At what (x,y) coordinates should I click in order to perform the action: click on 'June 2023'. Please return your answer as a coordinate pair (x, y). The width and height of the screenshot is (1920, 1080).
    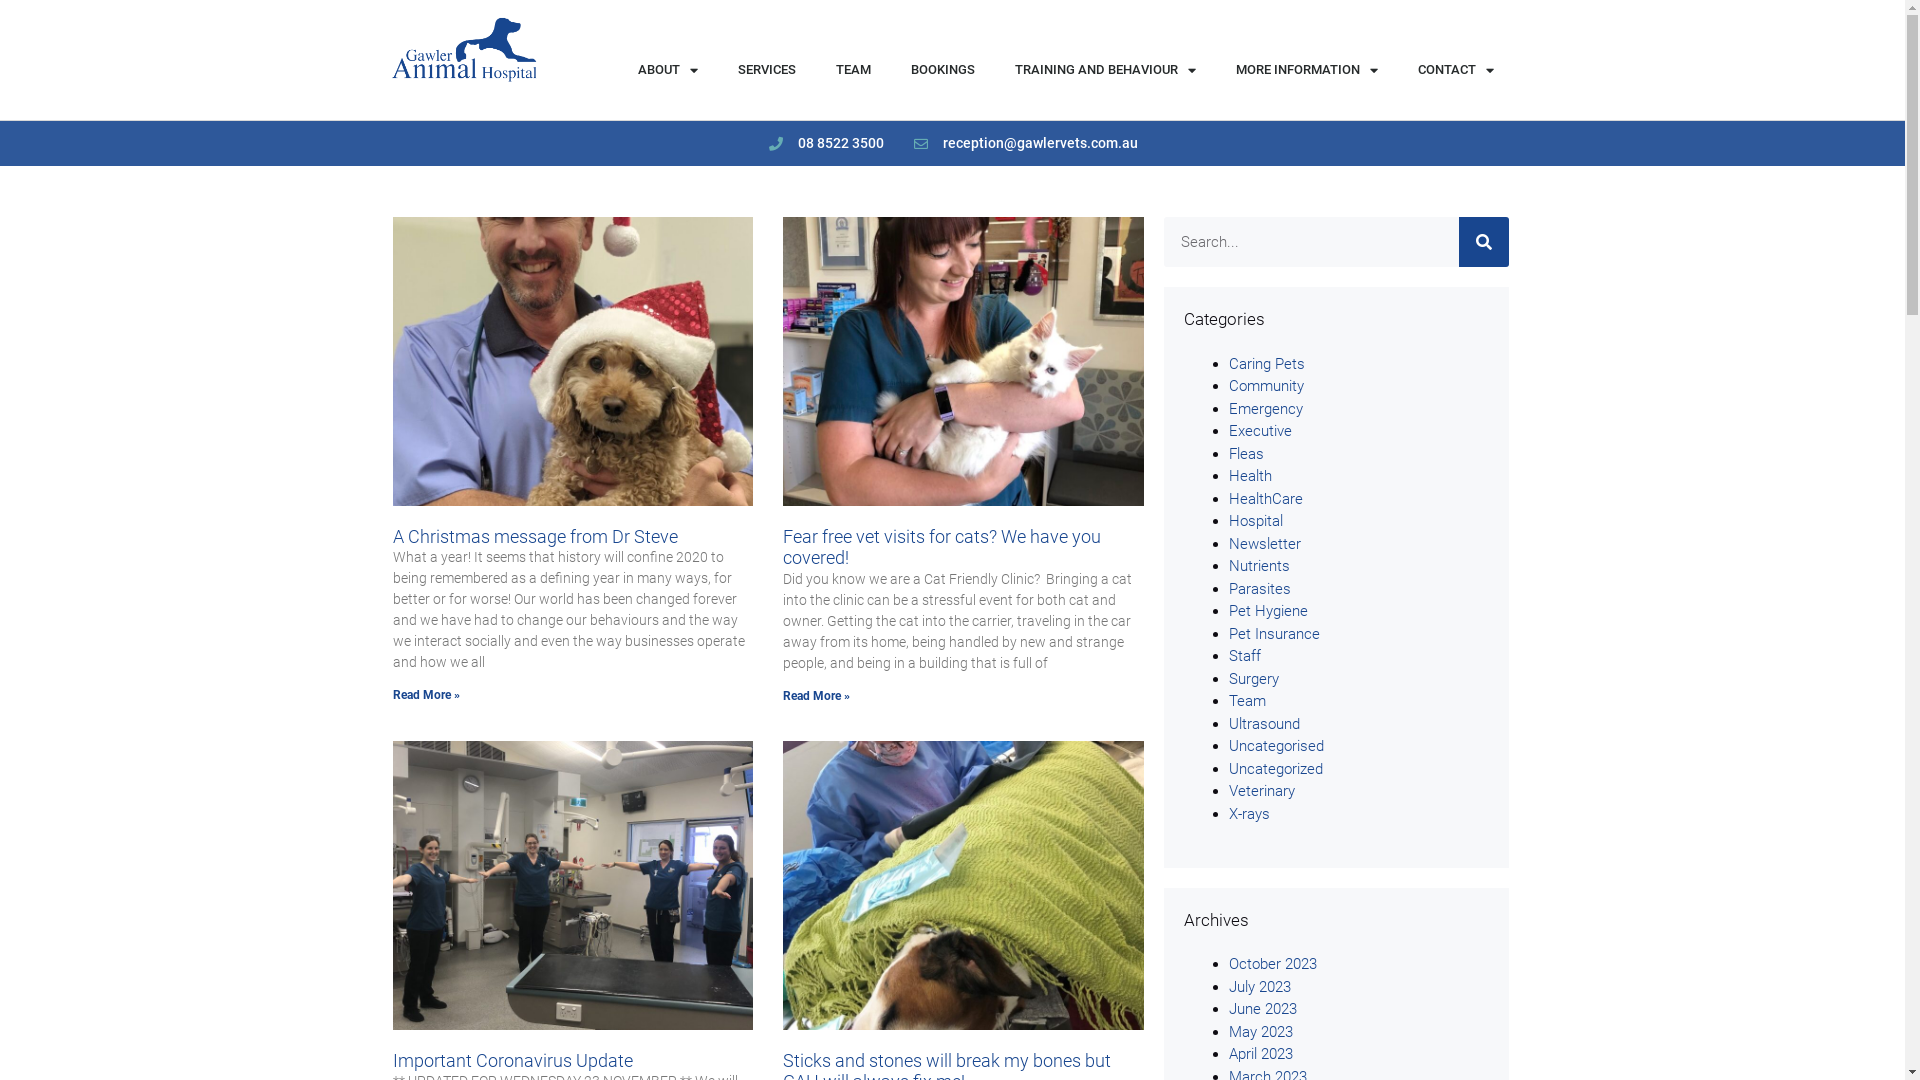
    Looking at the image, I should click on (1261, 1009).